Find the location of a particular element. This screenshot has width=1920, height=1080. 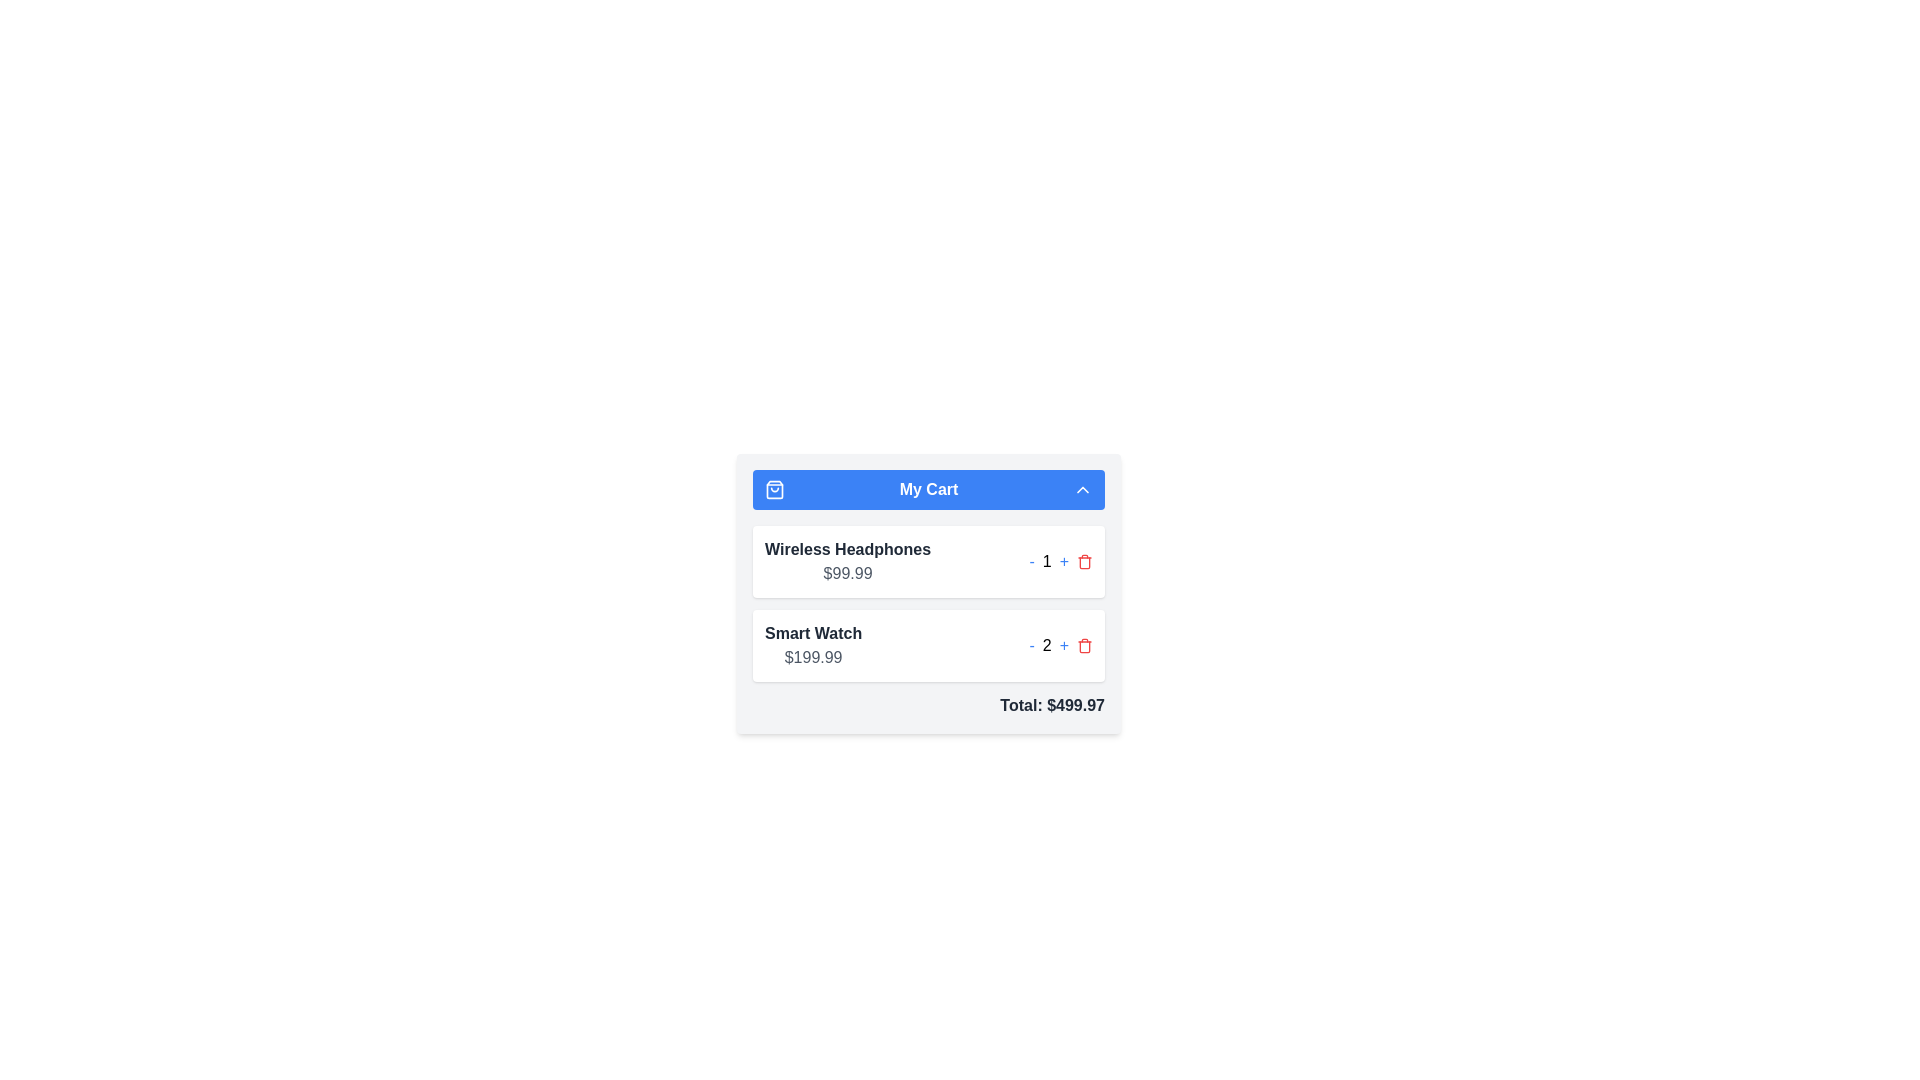

the trapezoidal structure within the shopping bag icon, located to the left of the 'My Cart' header in the blue section of the shopping cart interface is located at coordinates (773, 489).